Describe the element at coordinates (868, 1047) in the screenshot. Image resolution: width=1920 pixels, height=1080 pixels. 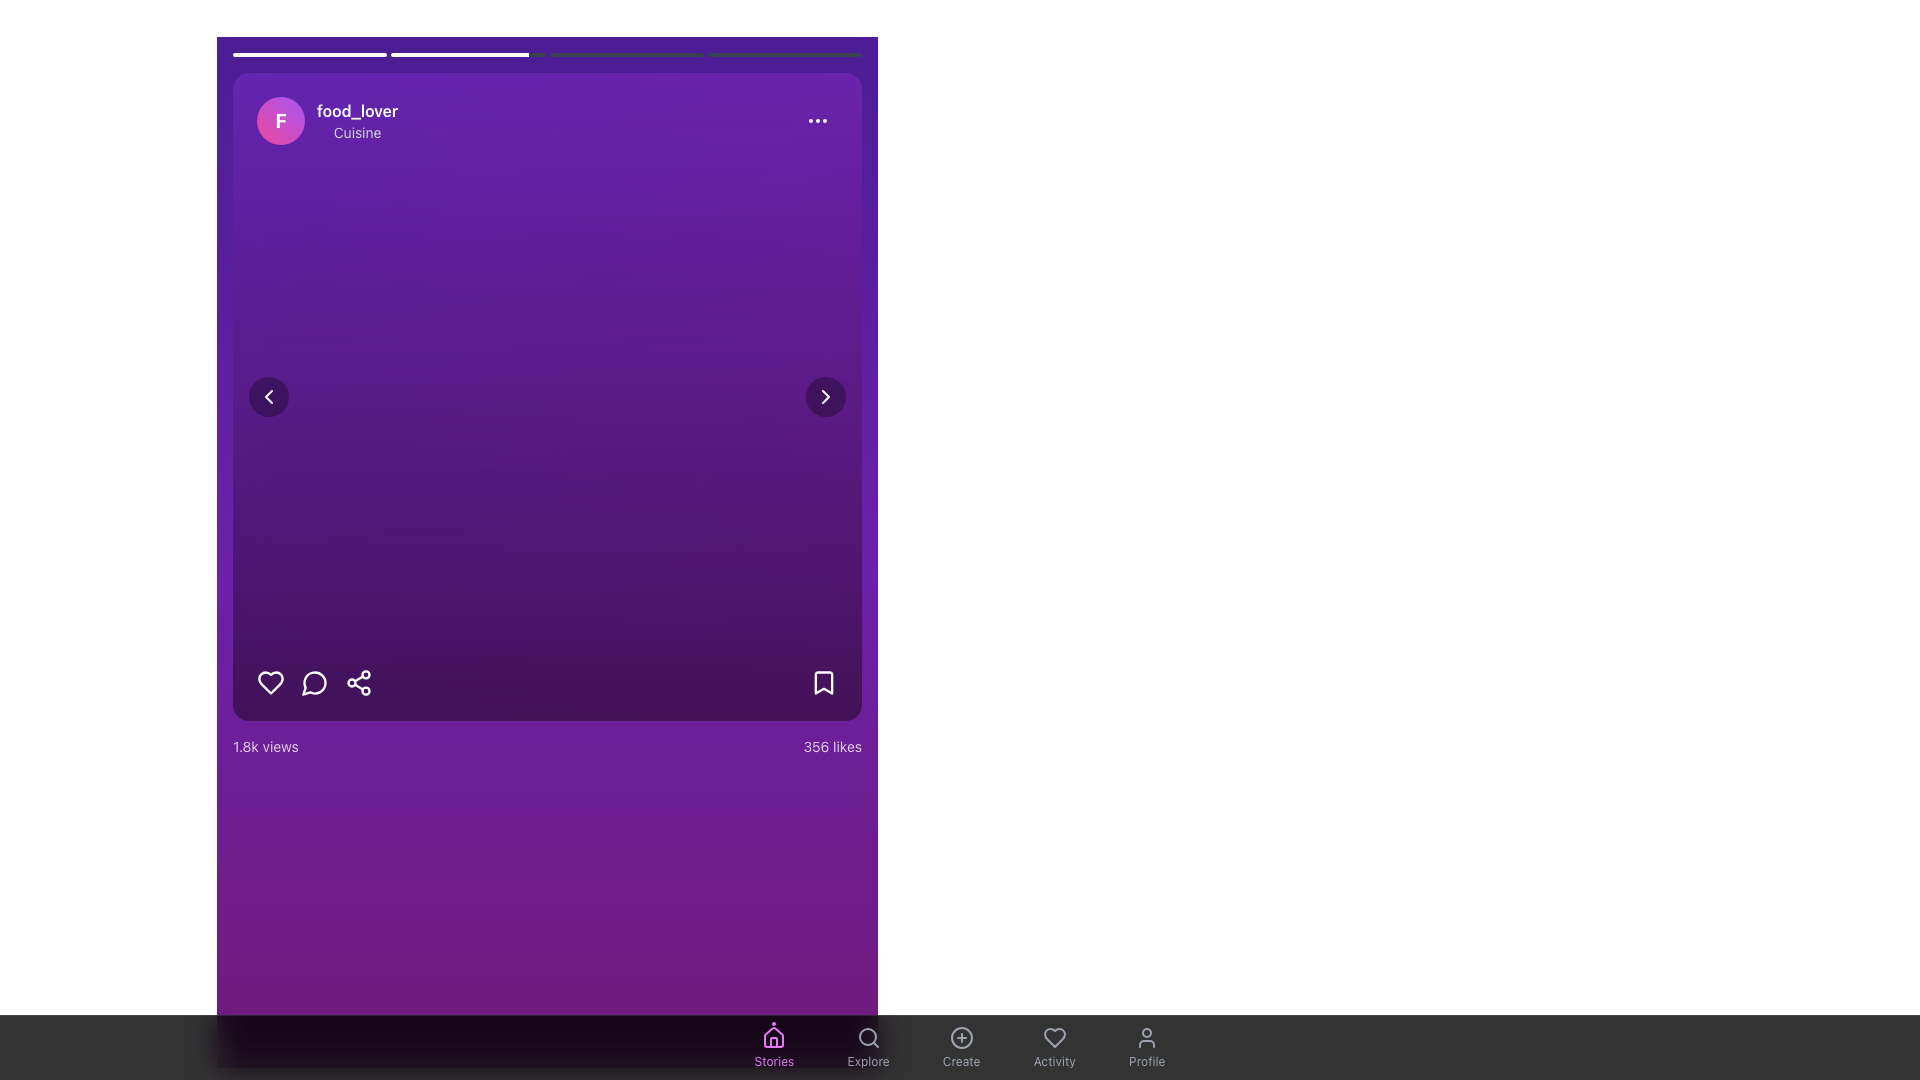
I see `the 'Explore' button located in the bottom navigation bar to trigger the color change effect` at that location.